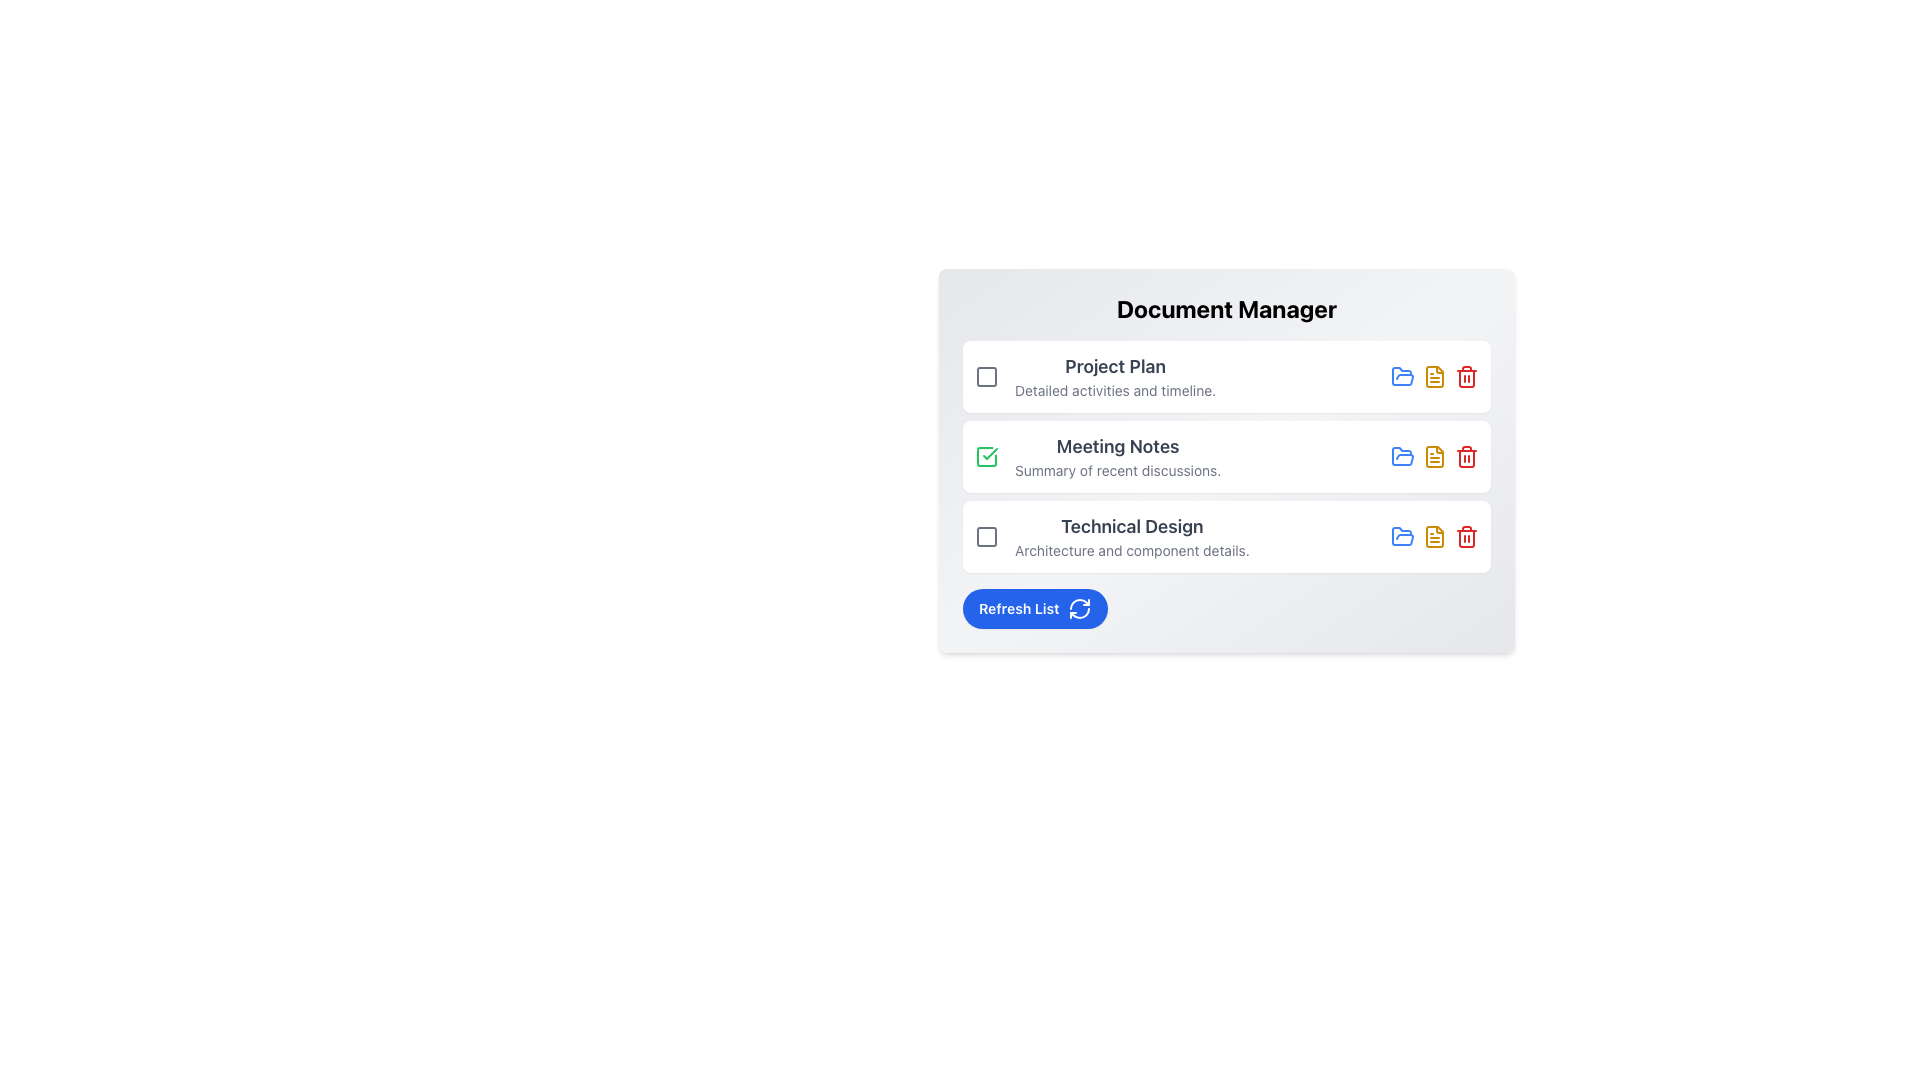  What do you see at coordinates (1226, 456) in the screenshot?
I see `the title of the interactive list item representing 'Meeting Notes'` at bounding box center [1226, 456].